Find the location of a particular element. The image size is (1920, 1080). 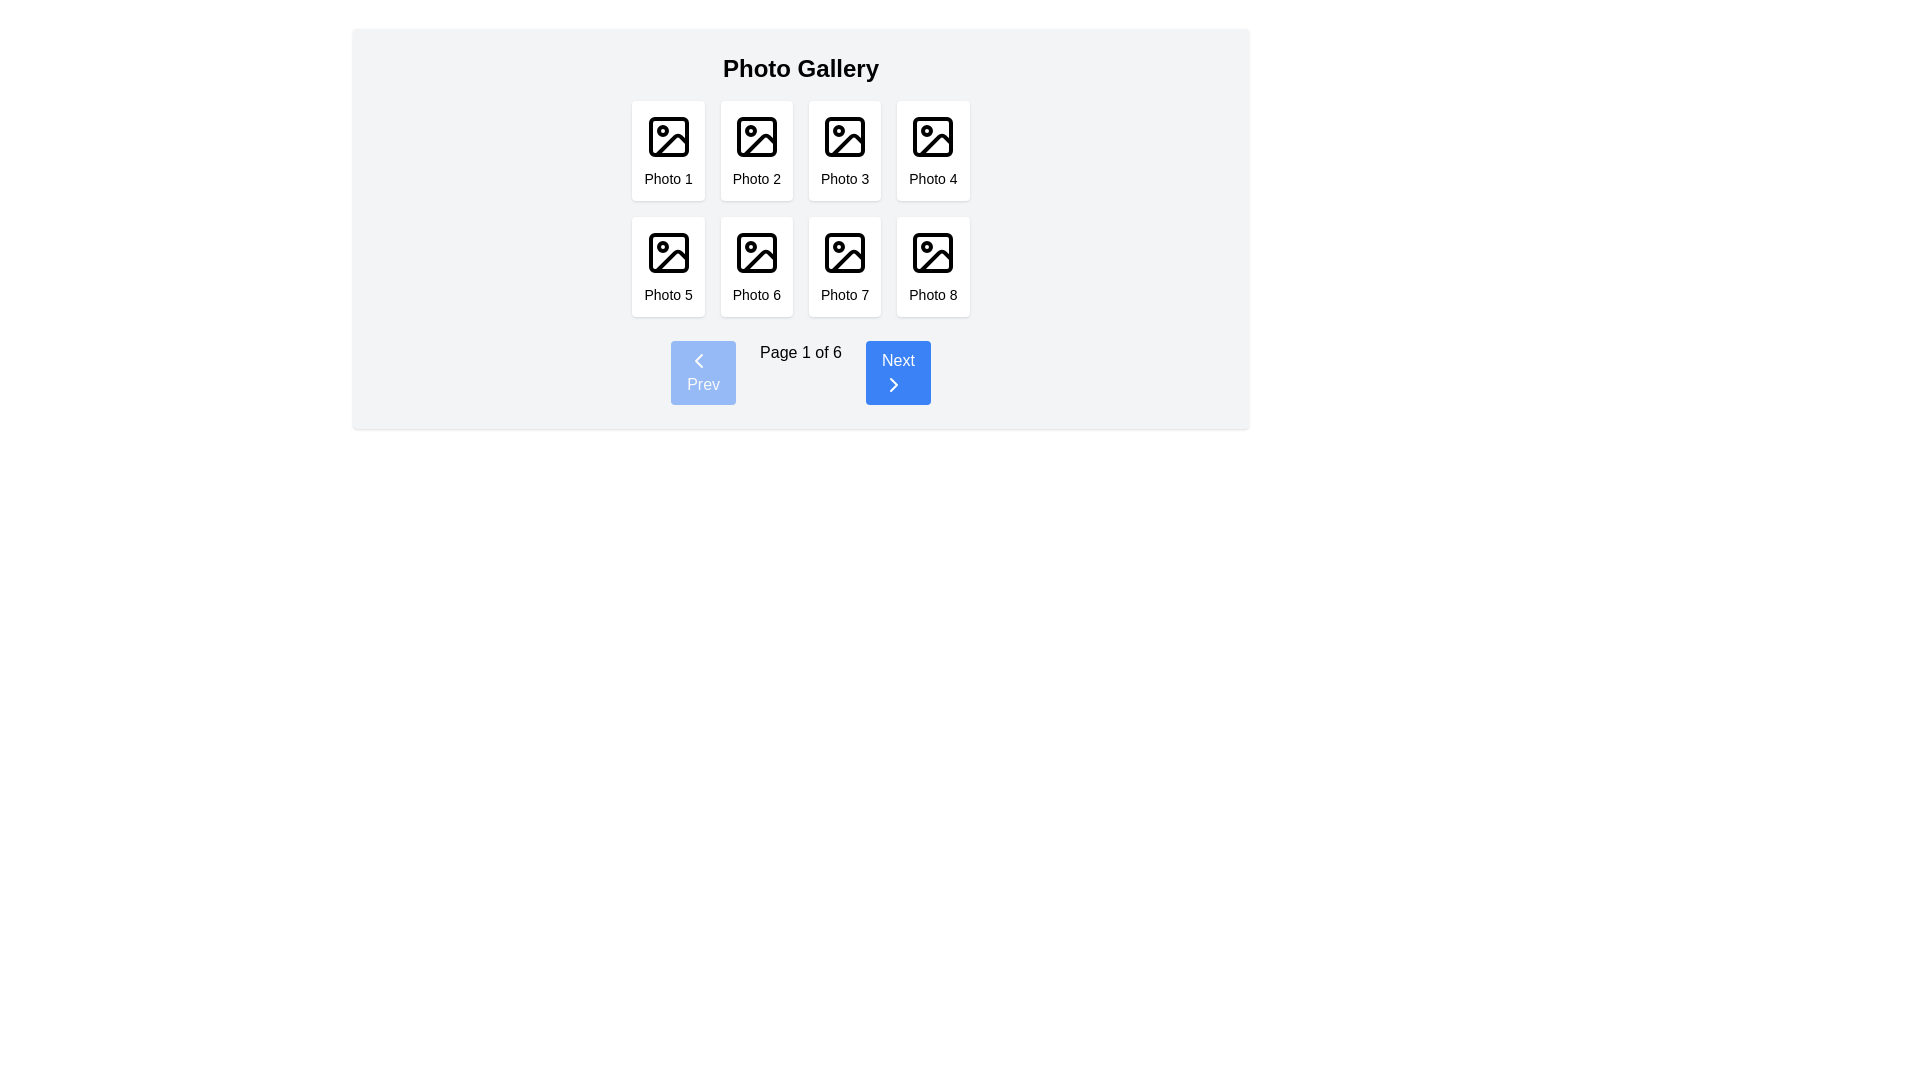

the decorative chevron icon located inside the blue 'Next' button at the bottom-right of the interface to proceed to the next page or step is located at coordinates (892, 385).